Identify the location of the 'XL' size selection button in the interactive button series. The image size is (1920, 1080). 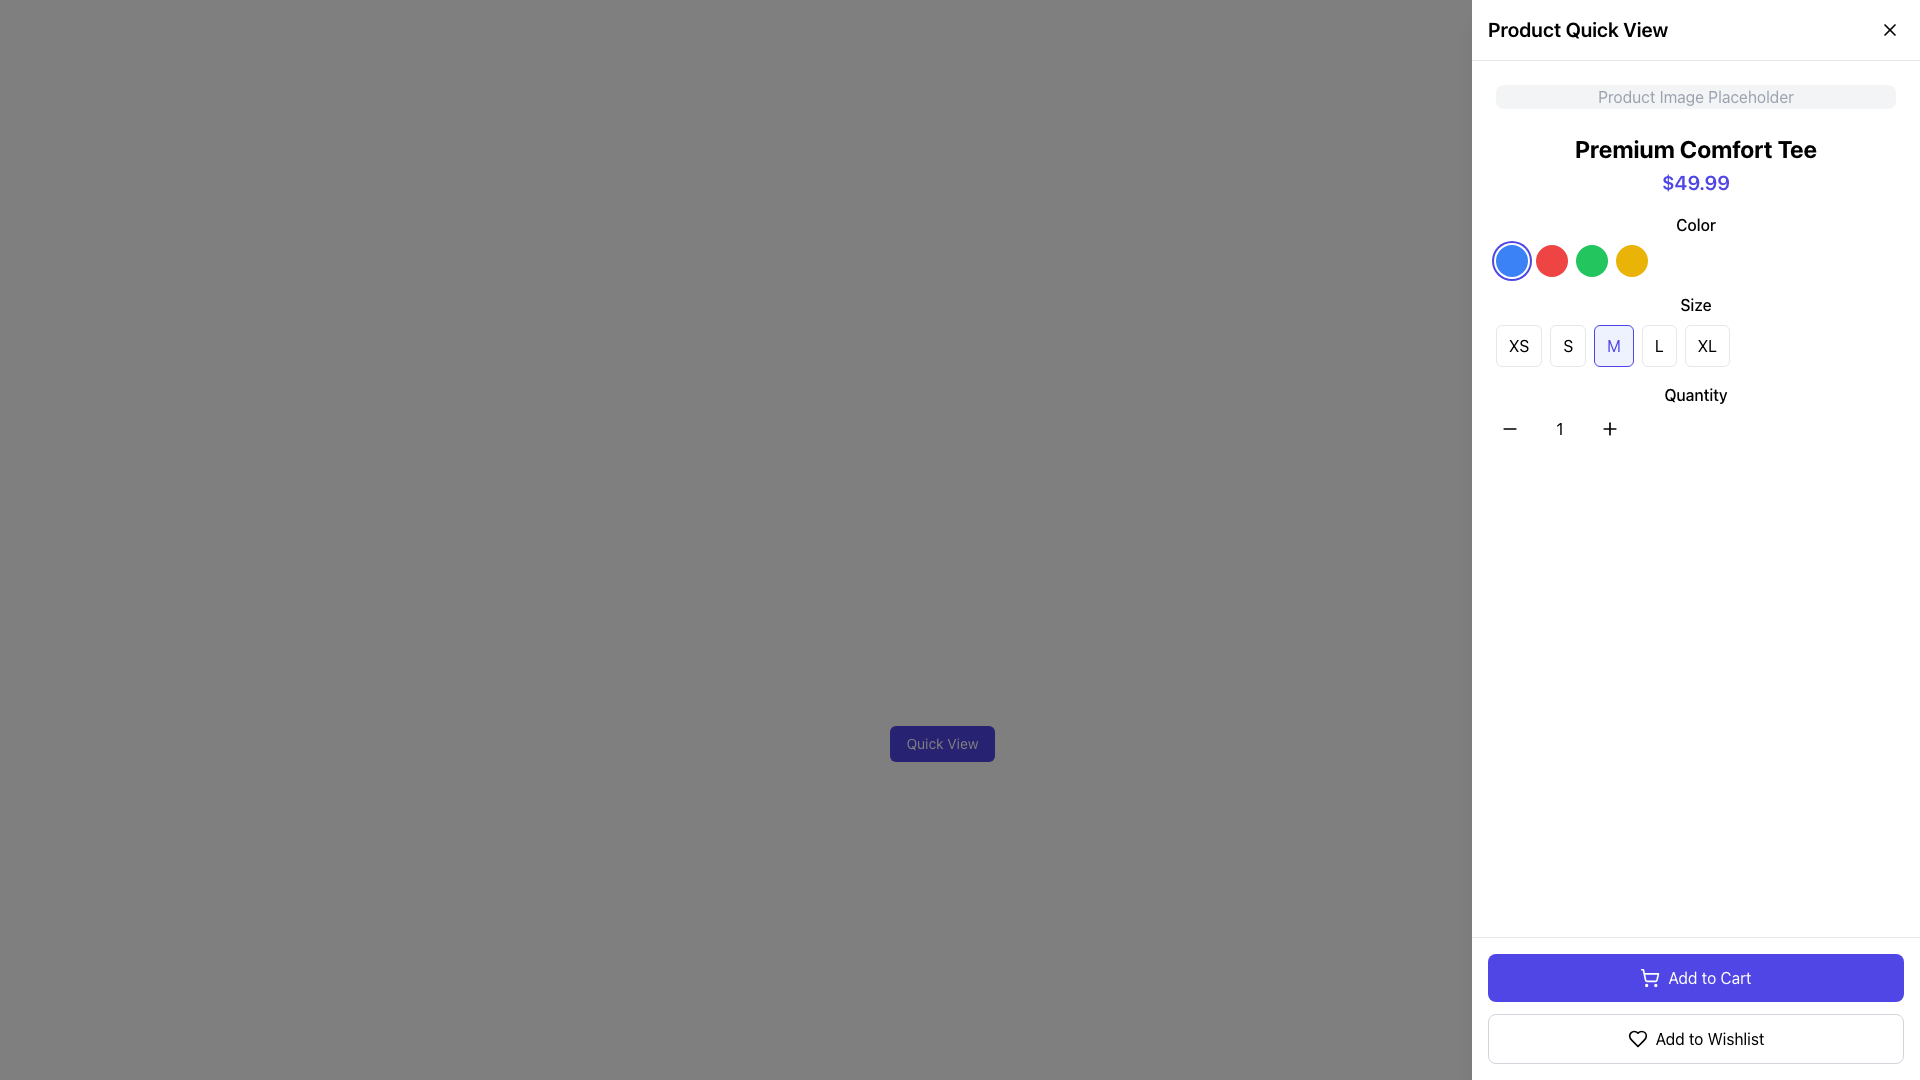
(1694, 345).